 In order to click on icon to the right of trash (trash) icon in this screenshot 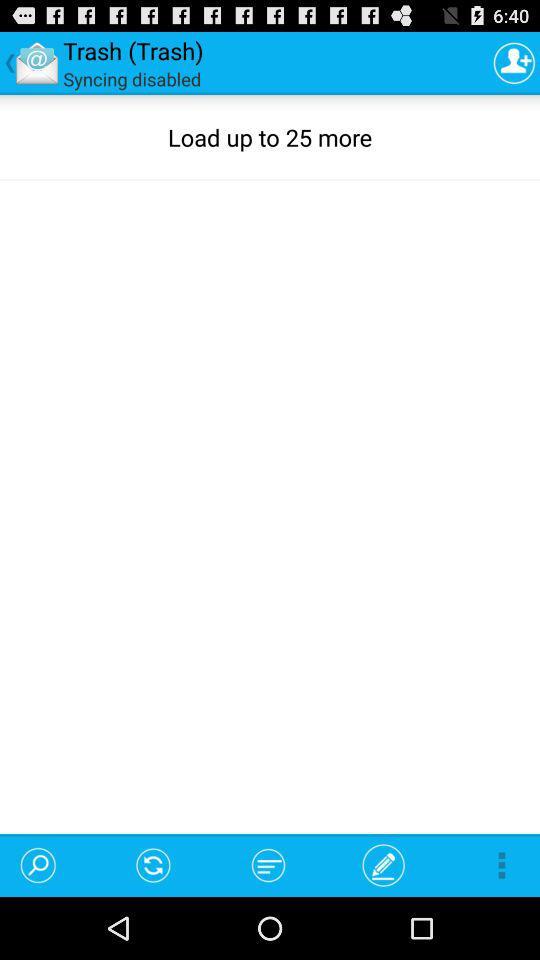, I will do `click(514, 62)`.